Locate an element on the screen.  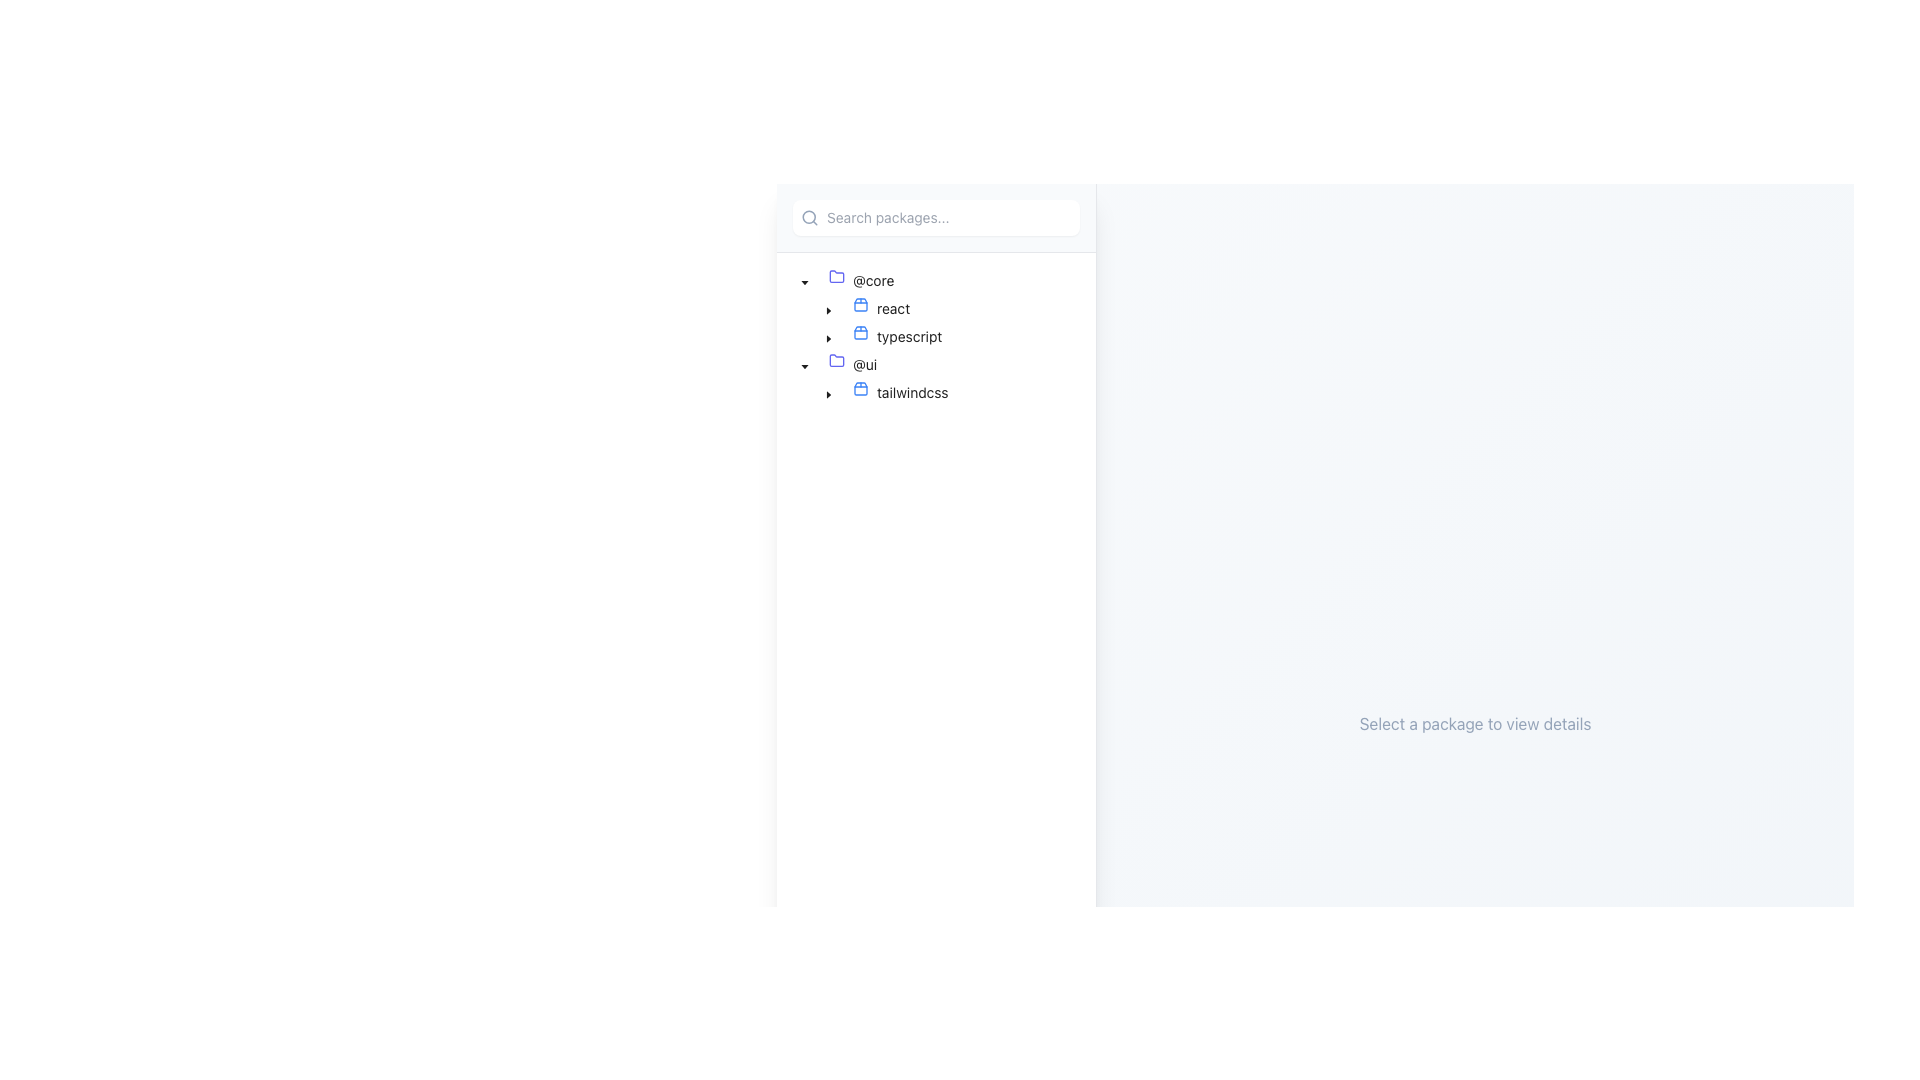
the blue box icon located within the tree structure under the 'react' item in the '@core' folder is located at coordinates (860, 304).